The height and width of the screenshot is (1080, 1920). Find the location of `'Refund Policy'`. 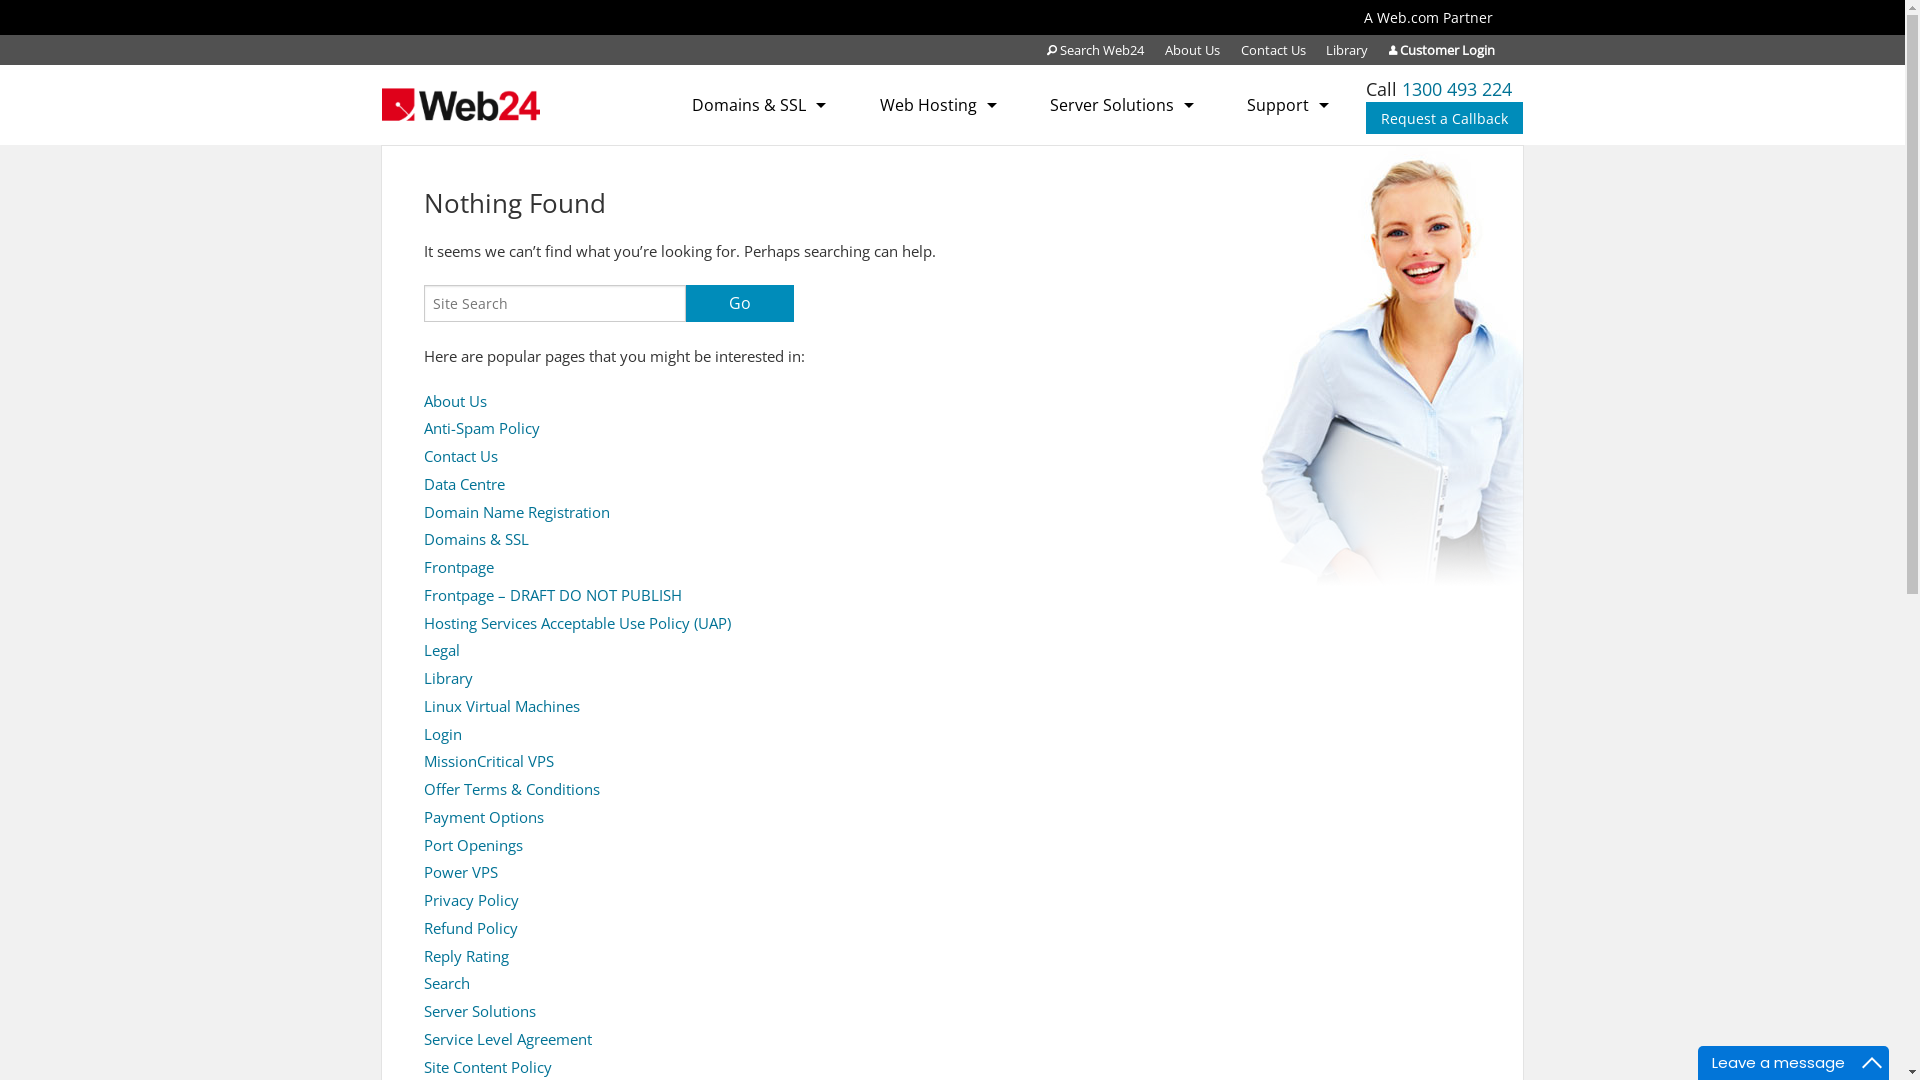

'Refund Policy' is located at coordinates (469, 928).